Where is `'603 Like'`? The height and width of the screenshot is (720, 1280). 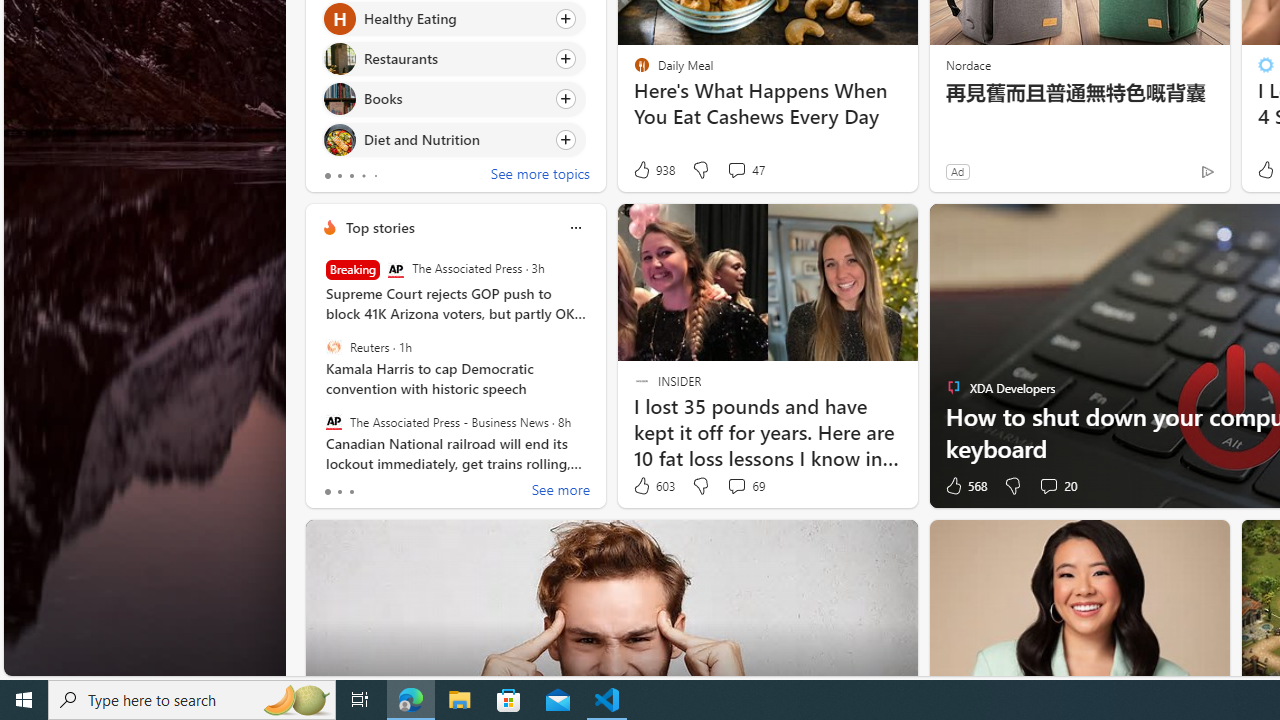
'603 Like' is located at coordinates (653, 486).